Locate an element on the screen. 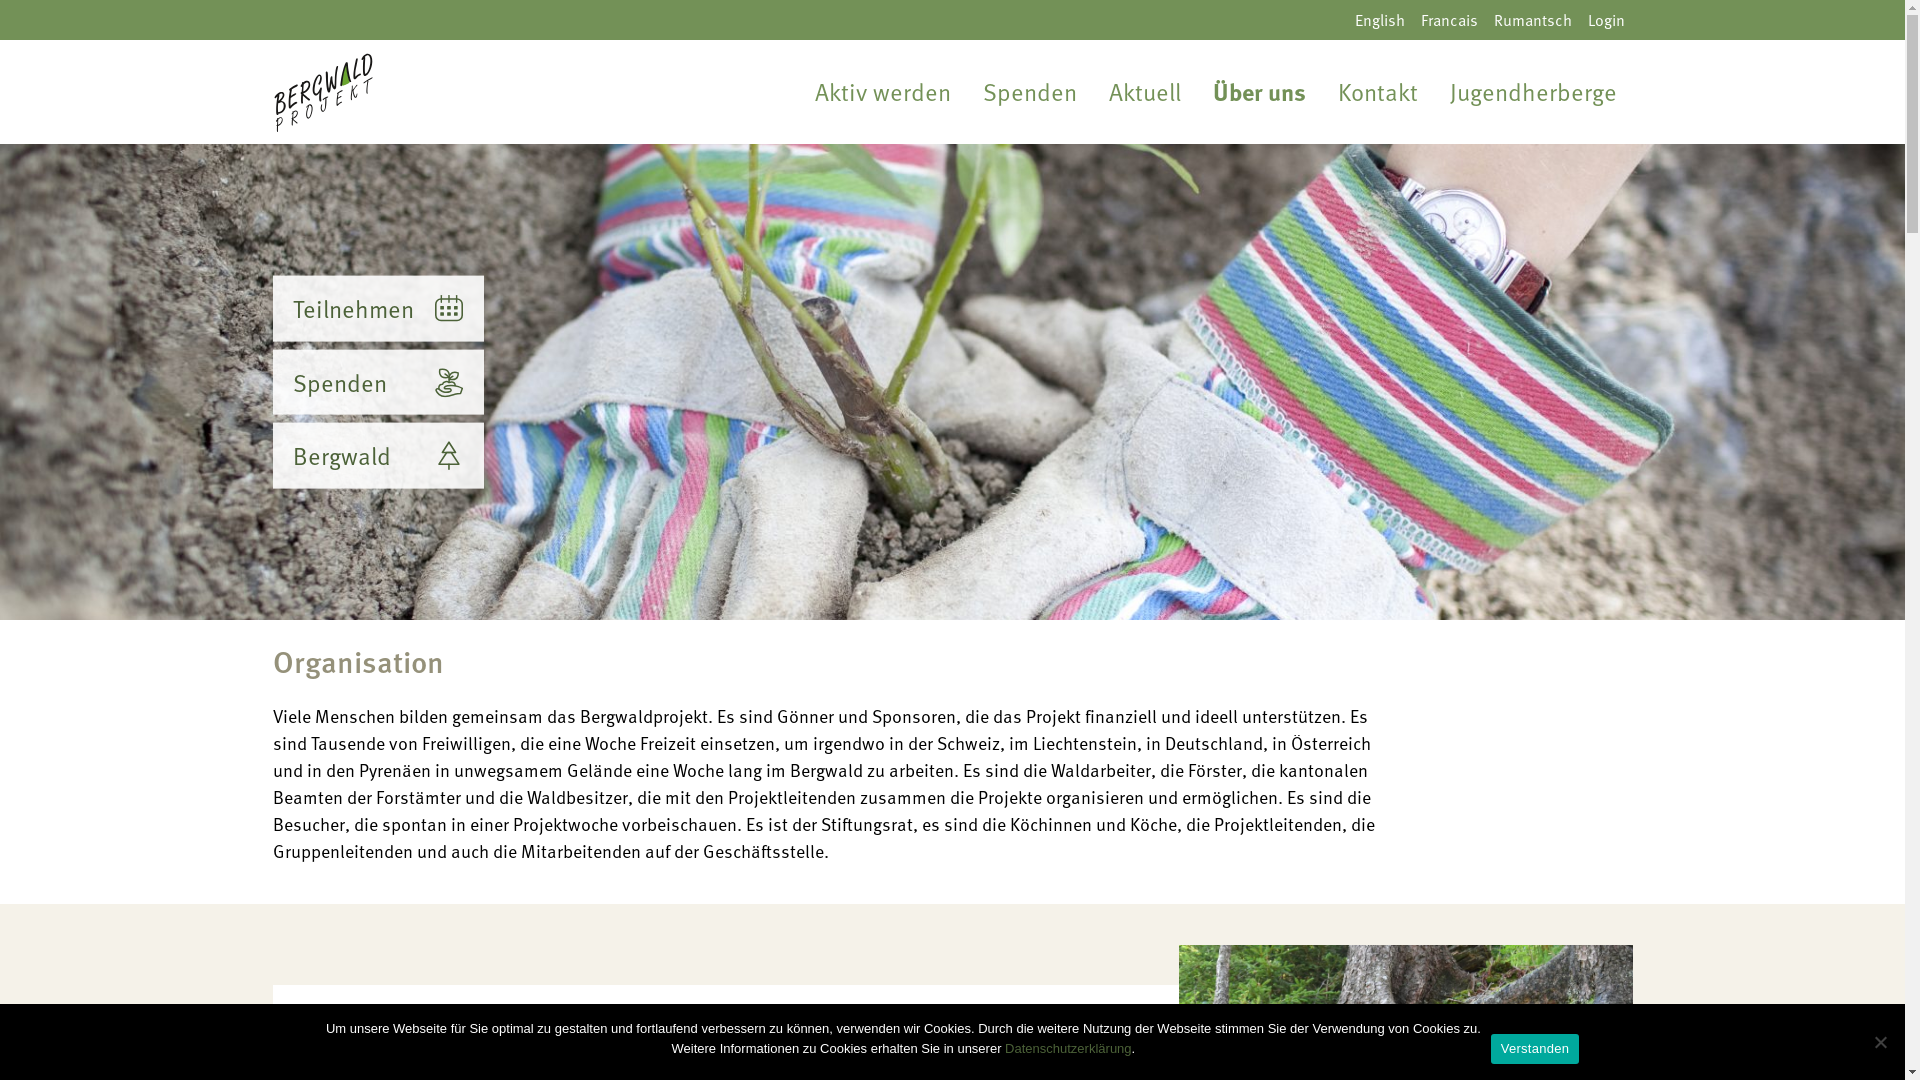  'Teilnehmen' is located at coordinates (377, 308).